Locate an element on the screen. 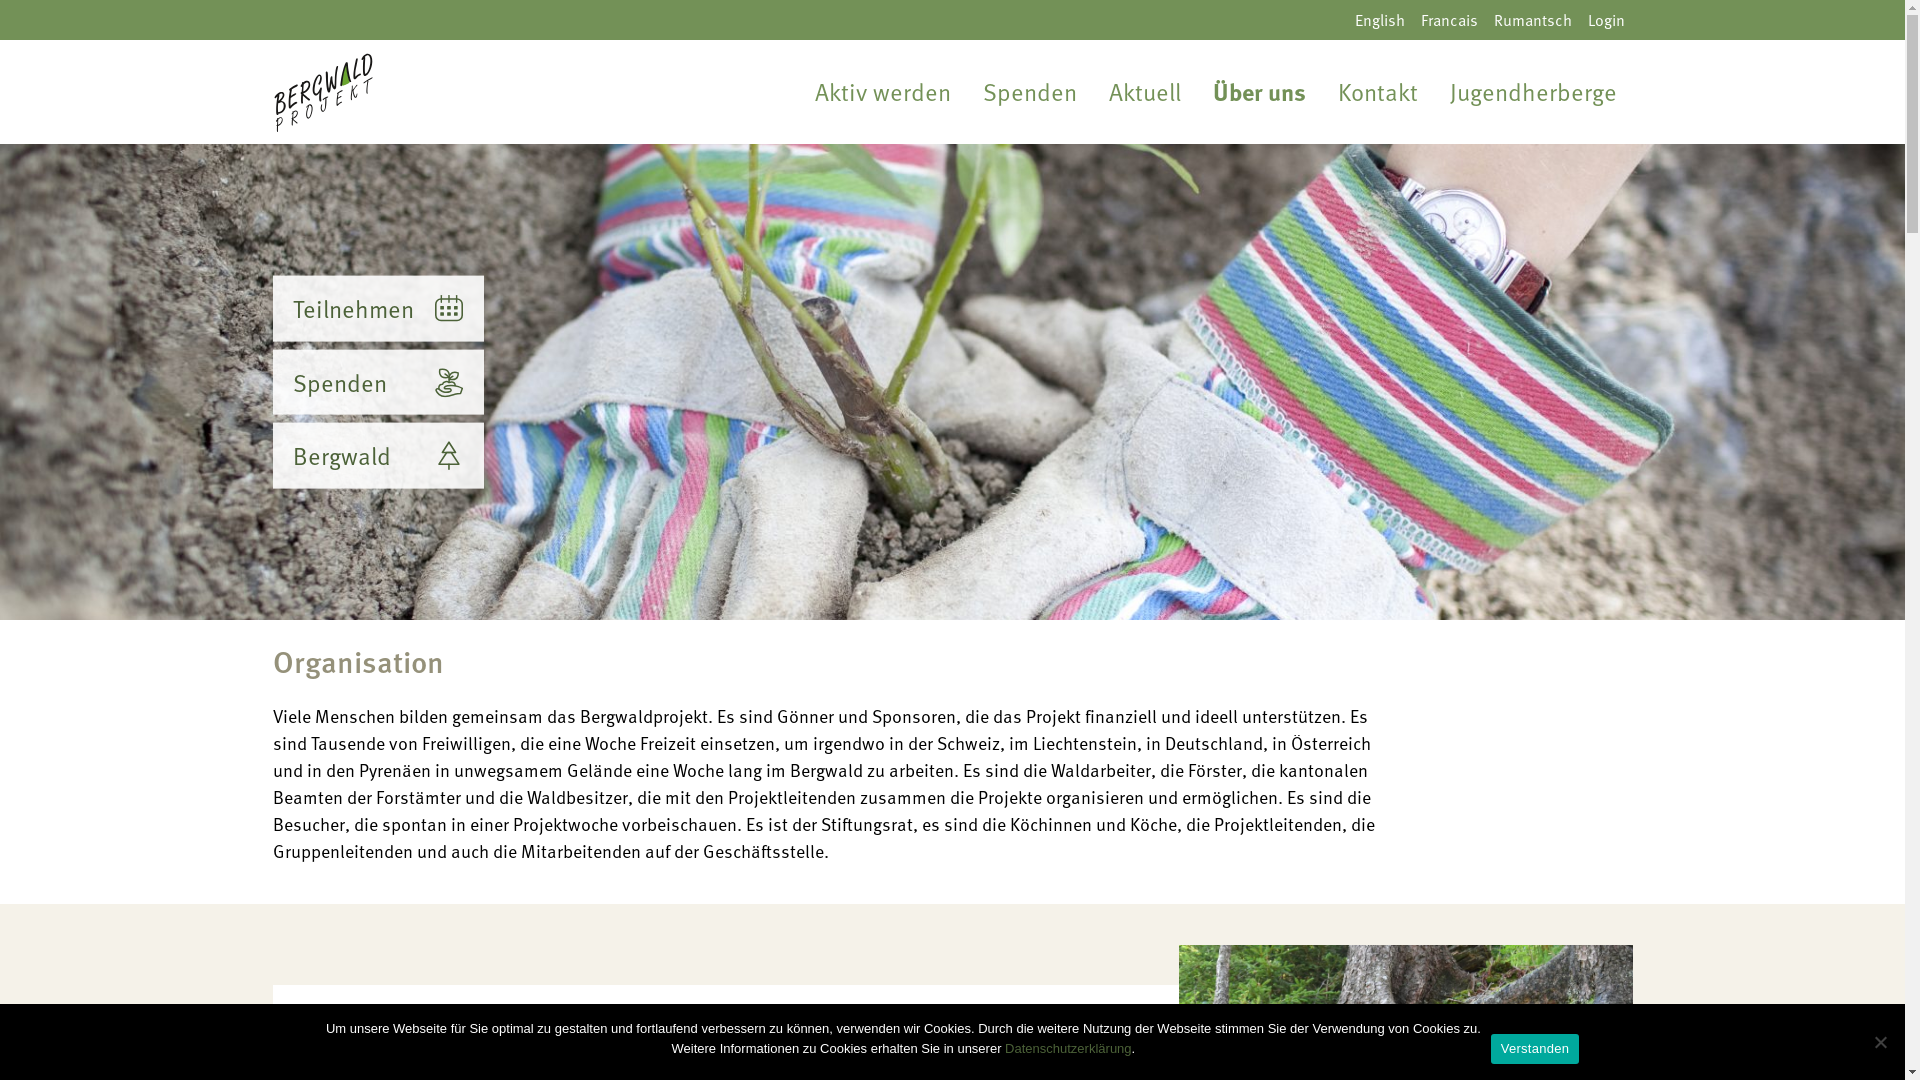  'Teilnehmen' is located at coordinates (377, 308).